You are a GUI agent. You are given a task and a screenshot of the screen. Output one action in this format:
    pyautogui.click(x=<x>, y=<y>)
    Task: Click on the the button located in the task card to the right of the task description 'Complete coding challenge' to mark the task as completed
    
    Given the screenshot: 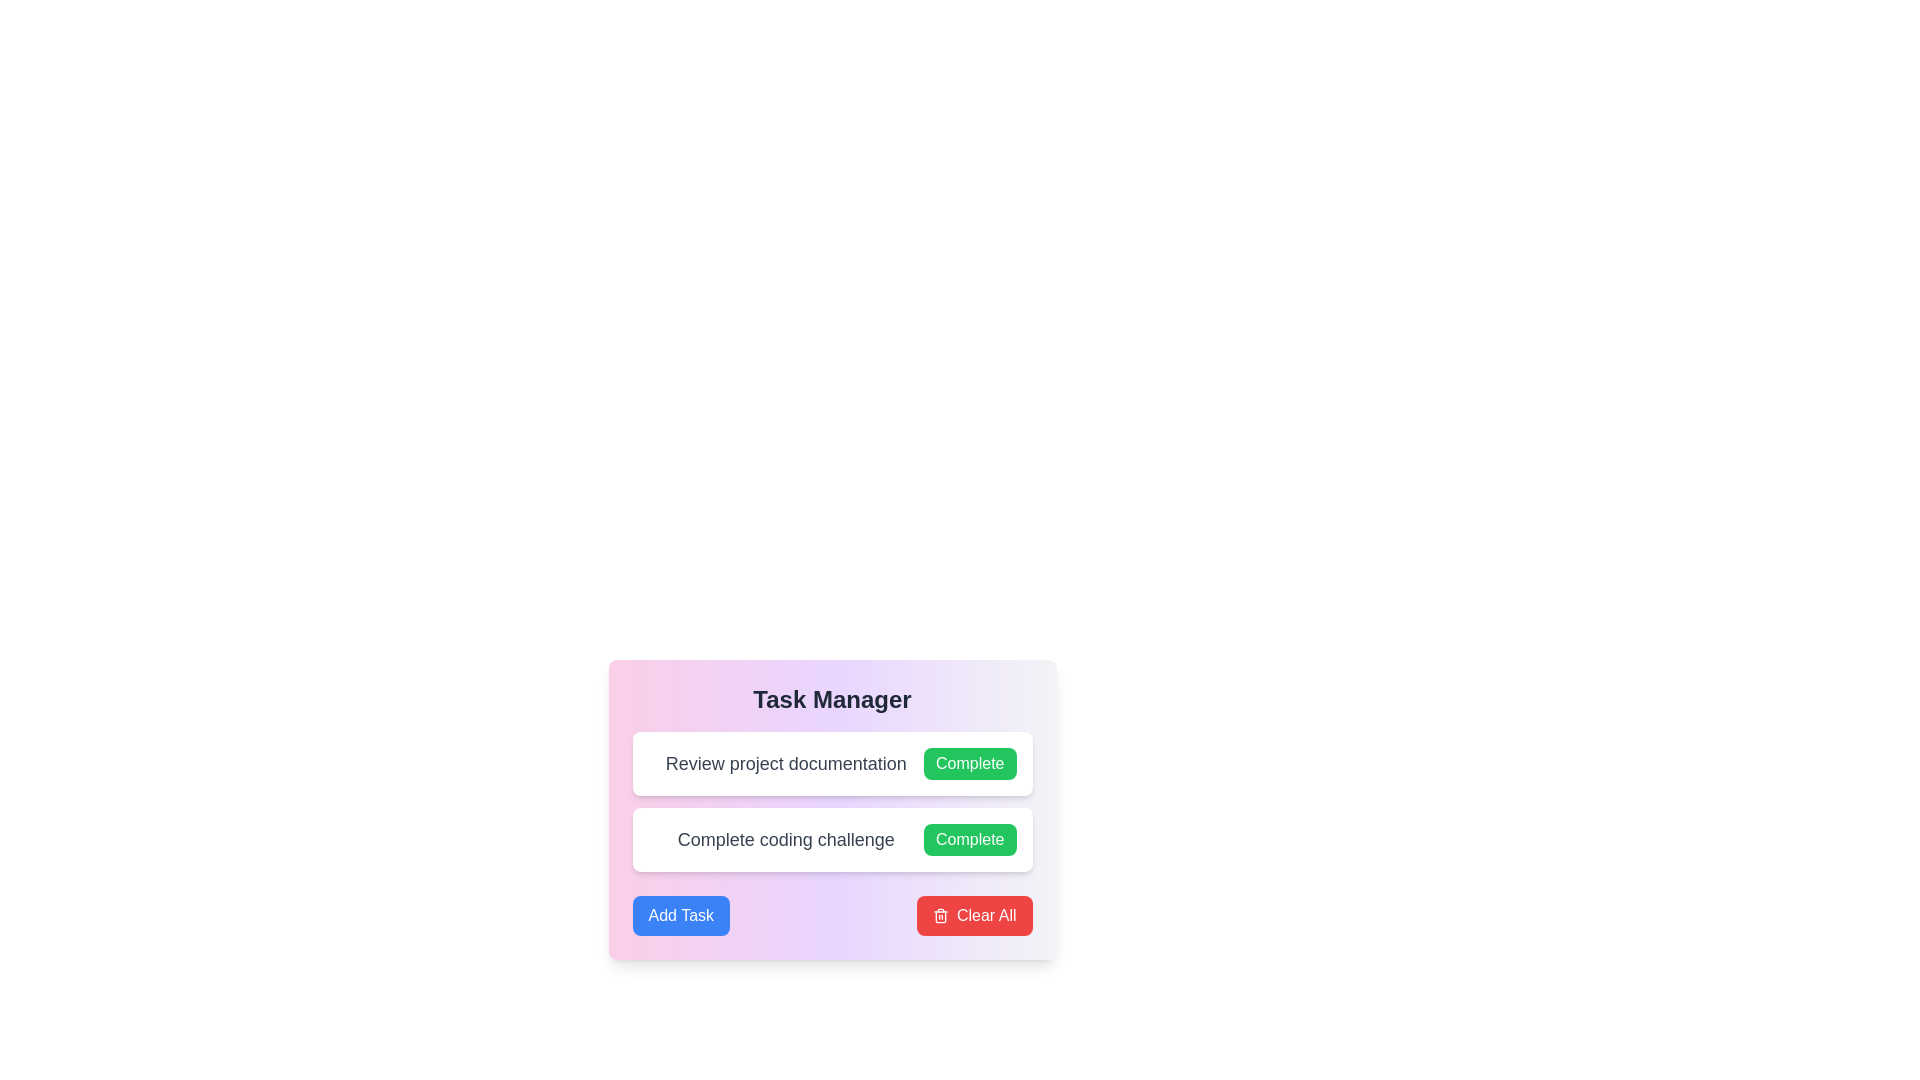 What is the action you would take?
    pyautogui.click(x=969, y=840)
    